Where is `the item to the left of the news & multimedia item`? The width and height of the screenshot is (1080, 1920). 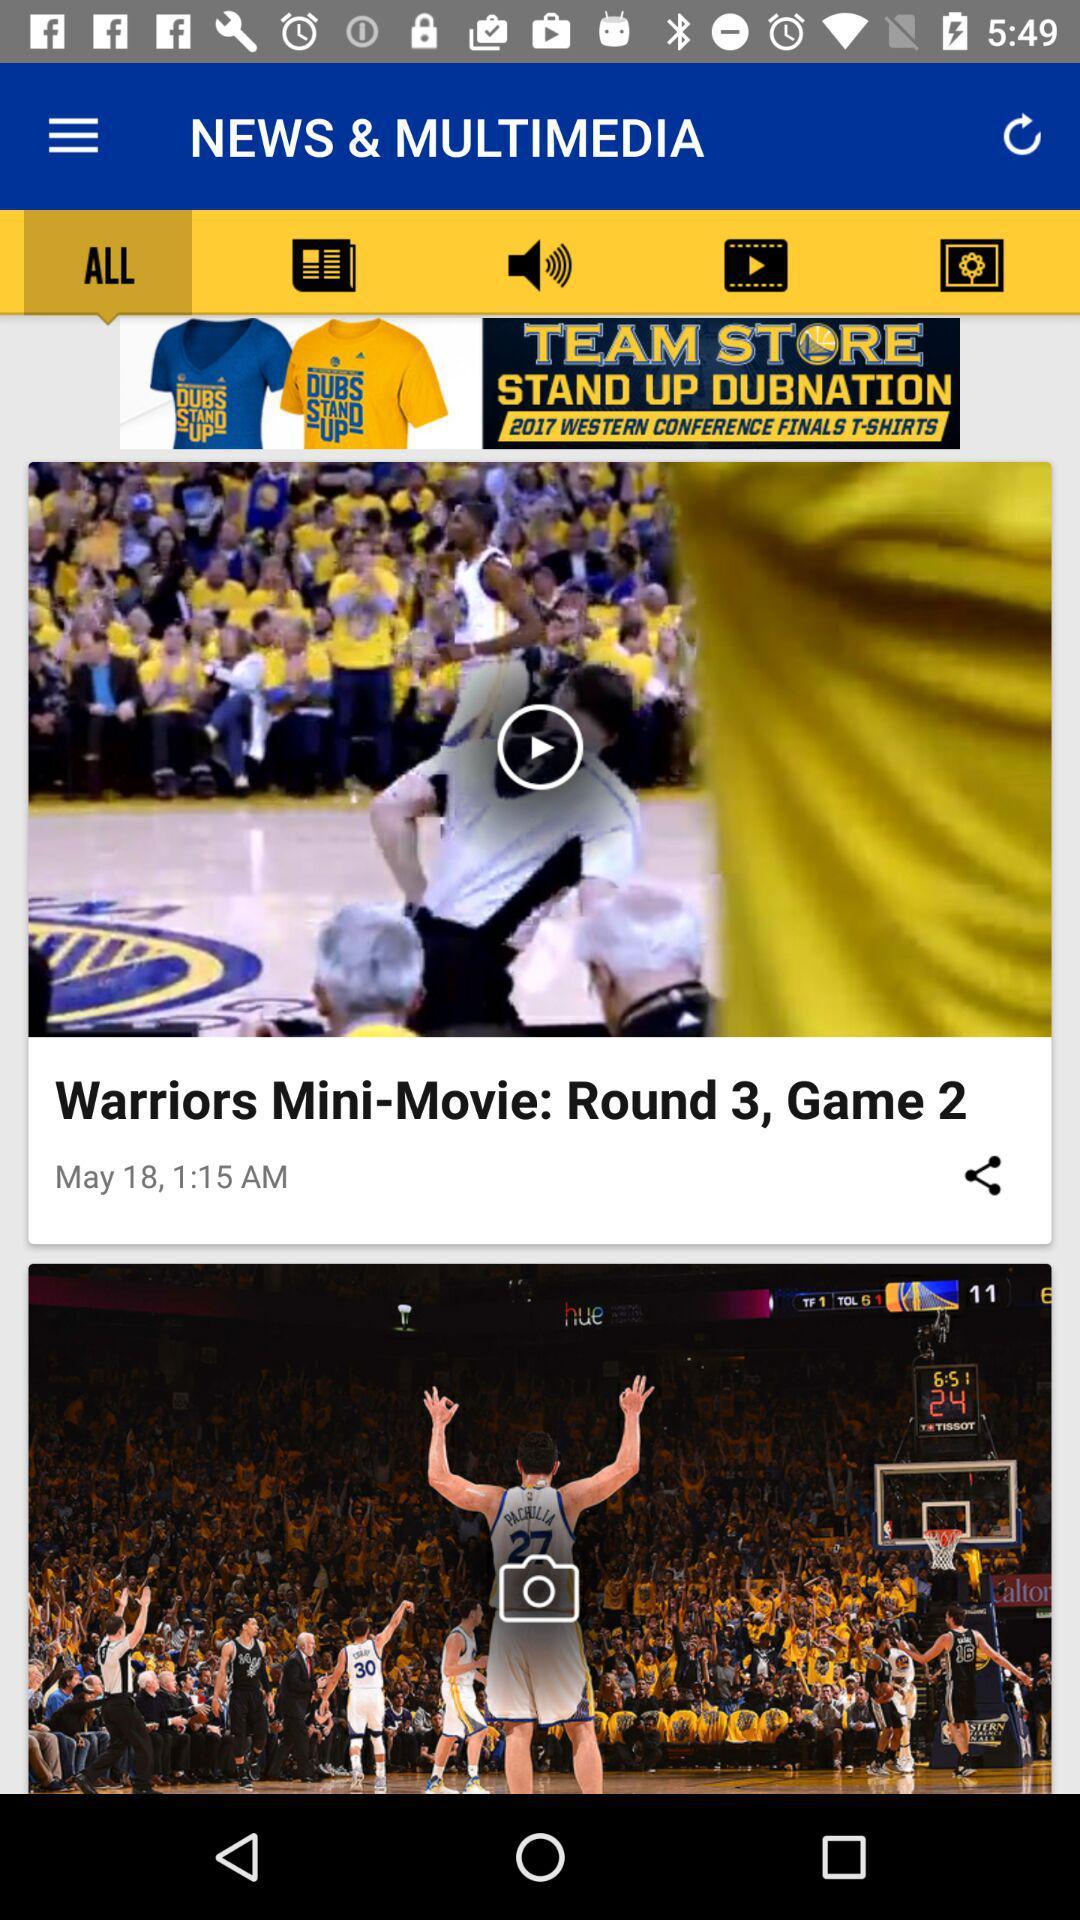
the item to the left of the news & multimedia item is located at coordinates (72, 135).